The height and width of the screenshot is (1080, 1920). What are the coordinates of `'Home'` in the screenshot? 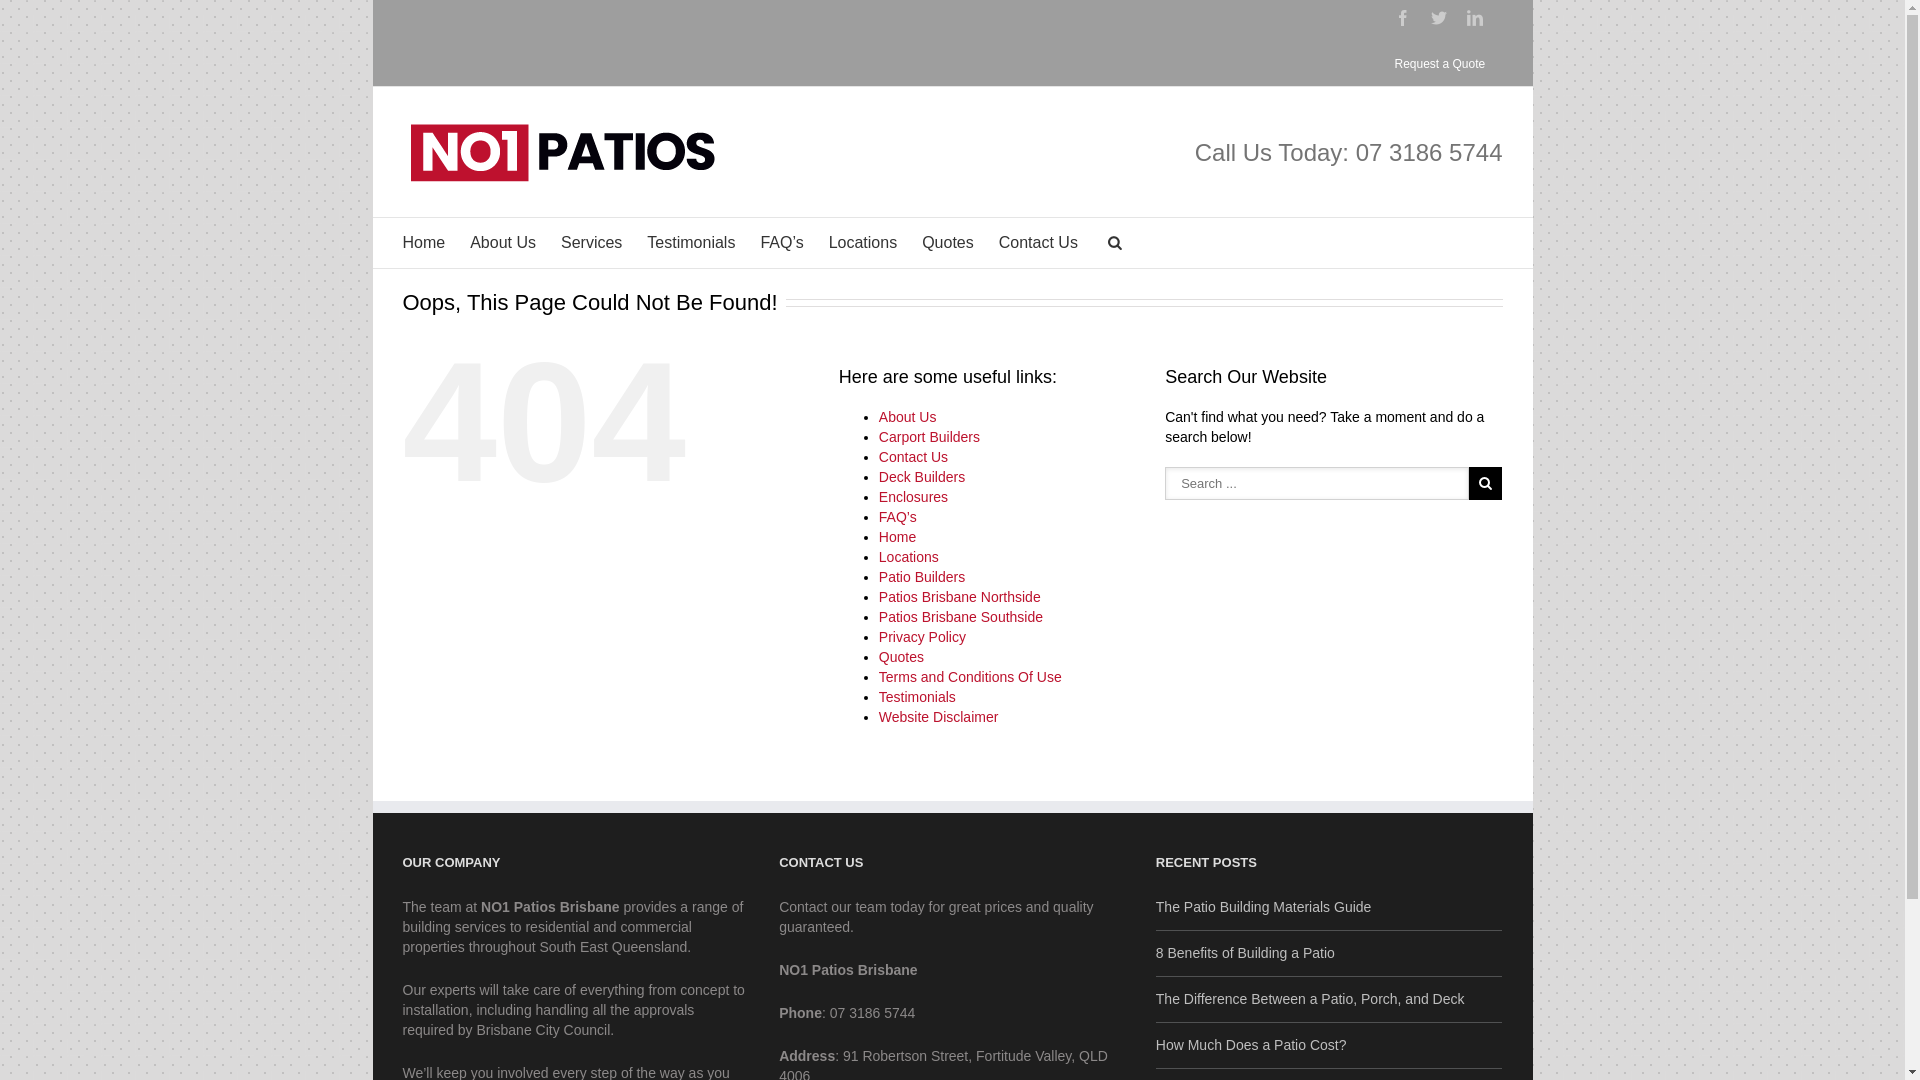 It's located at (896, 535).